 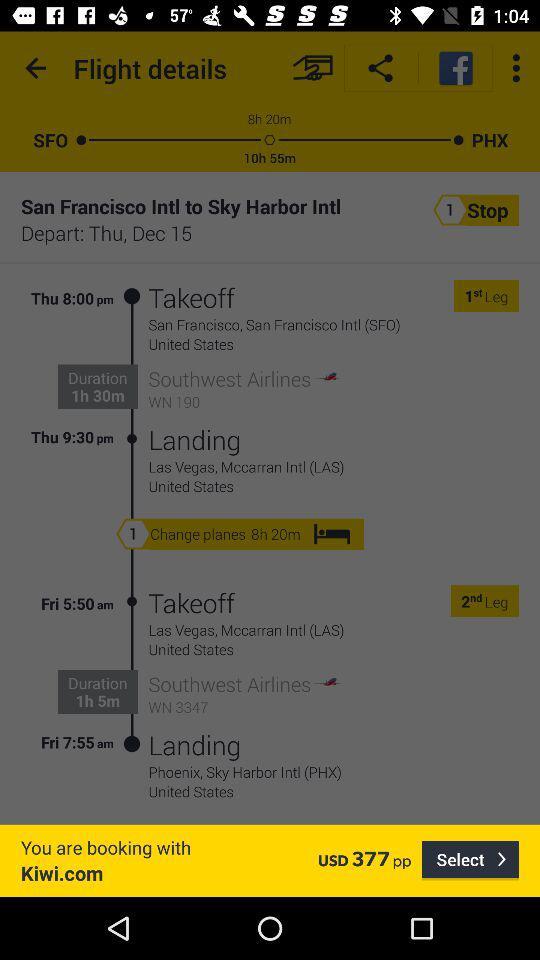 What do you see at coordinates (312, 68) in the screenshot?
I see `the icon to the right of flight details item` at bounding box center [312, 68].